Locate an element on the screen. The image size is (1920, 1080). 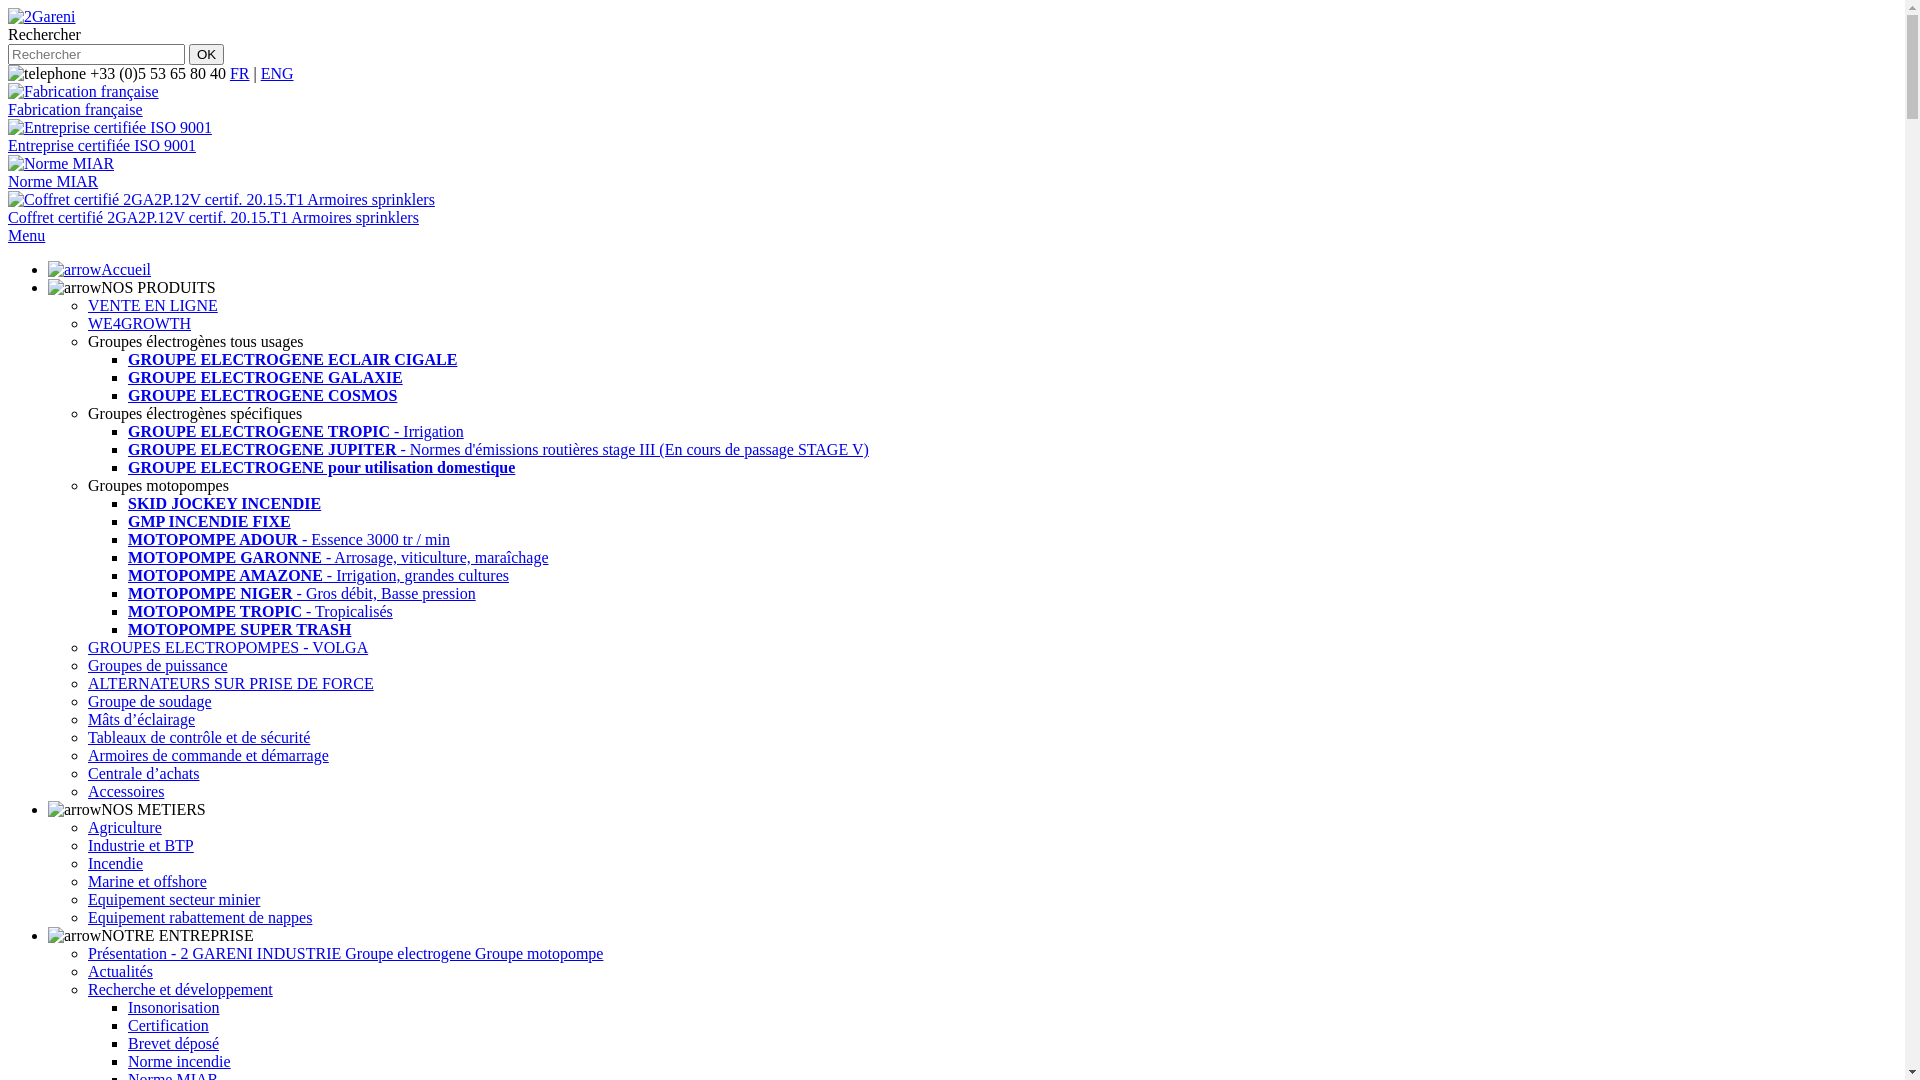
'Accueil' is located at coordinates (98, 268).